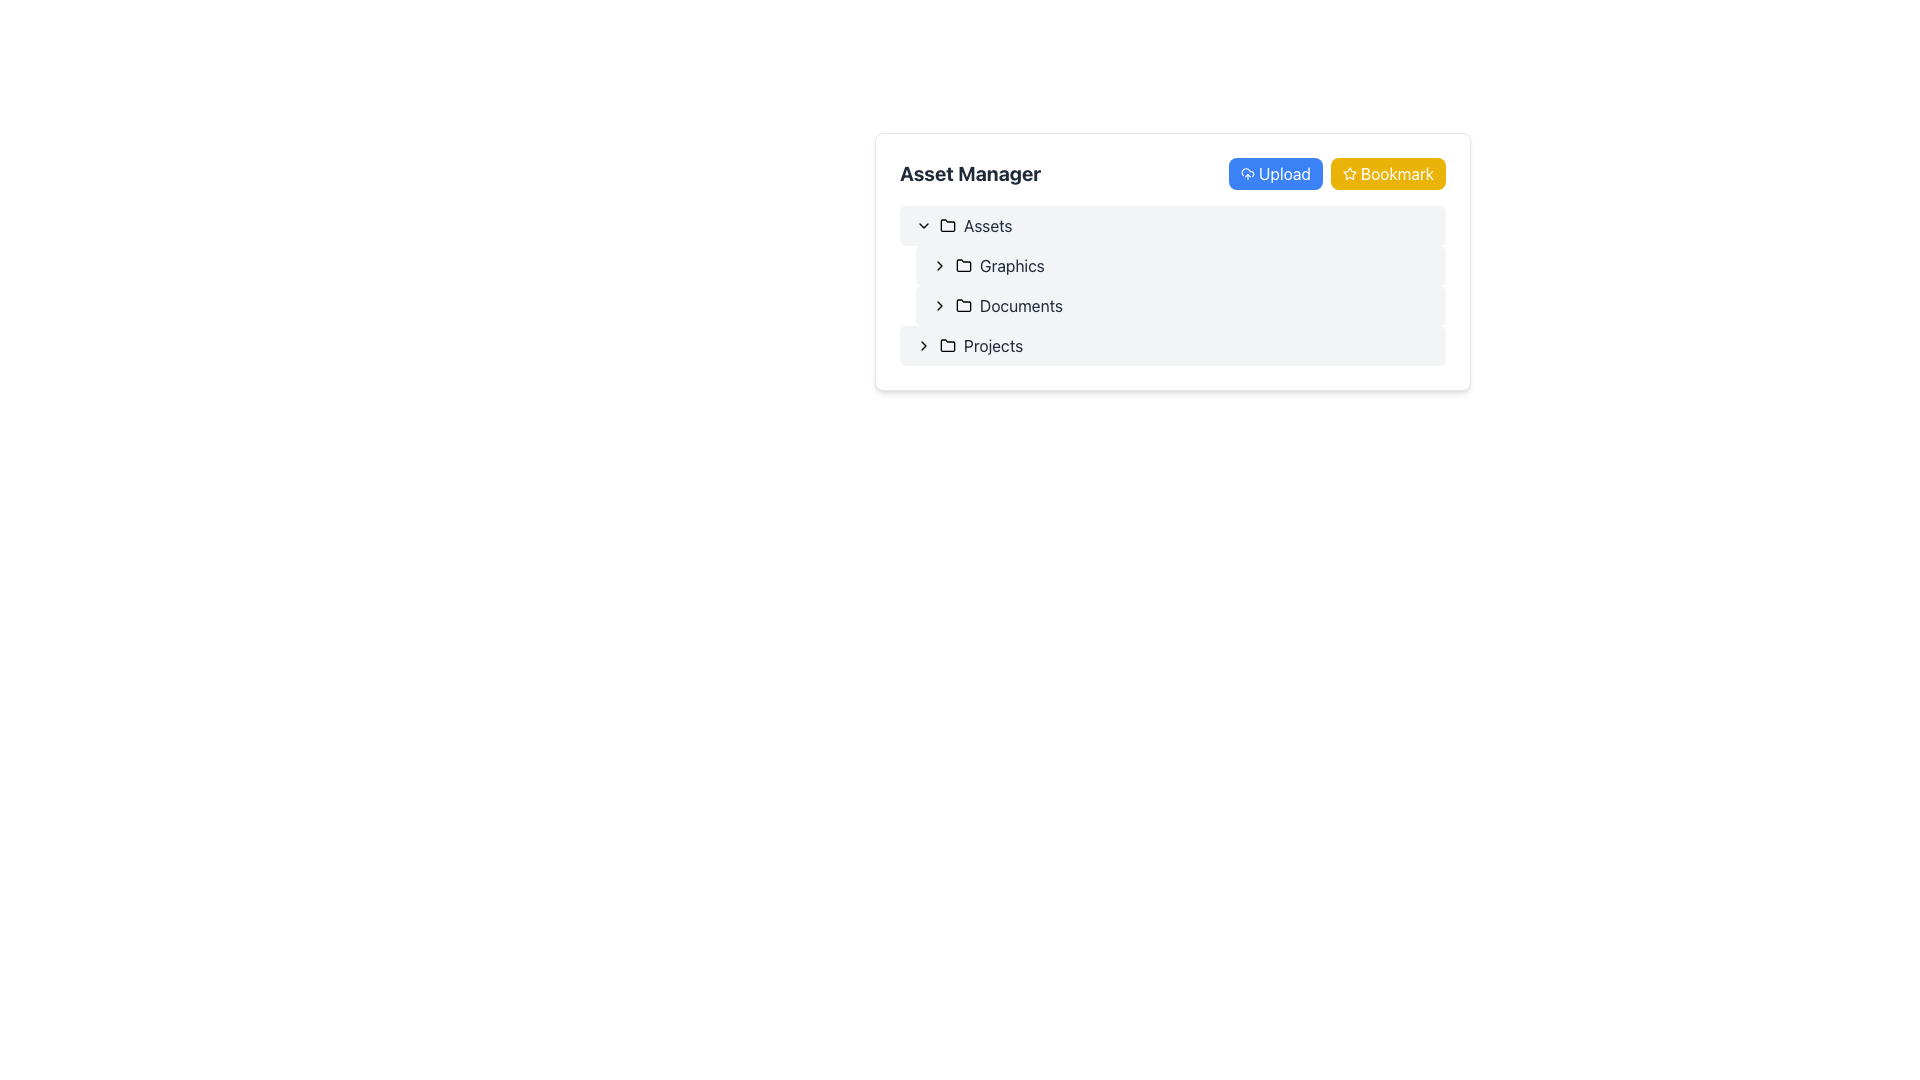 This screenshot has width=1920, height=1080. Describe the element at coordinates (988, 225) in the screenshot. I see `label 'Assets' which is positioned within the dropdown menu item and serves as a textual identifier to the right of the folder icon` at that location.